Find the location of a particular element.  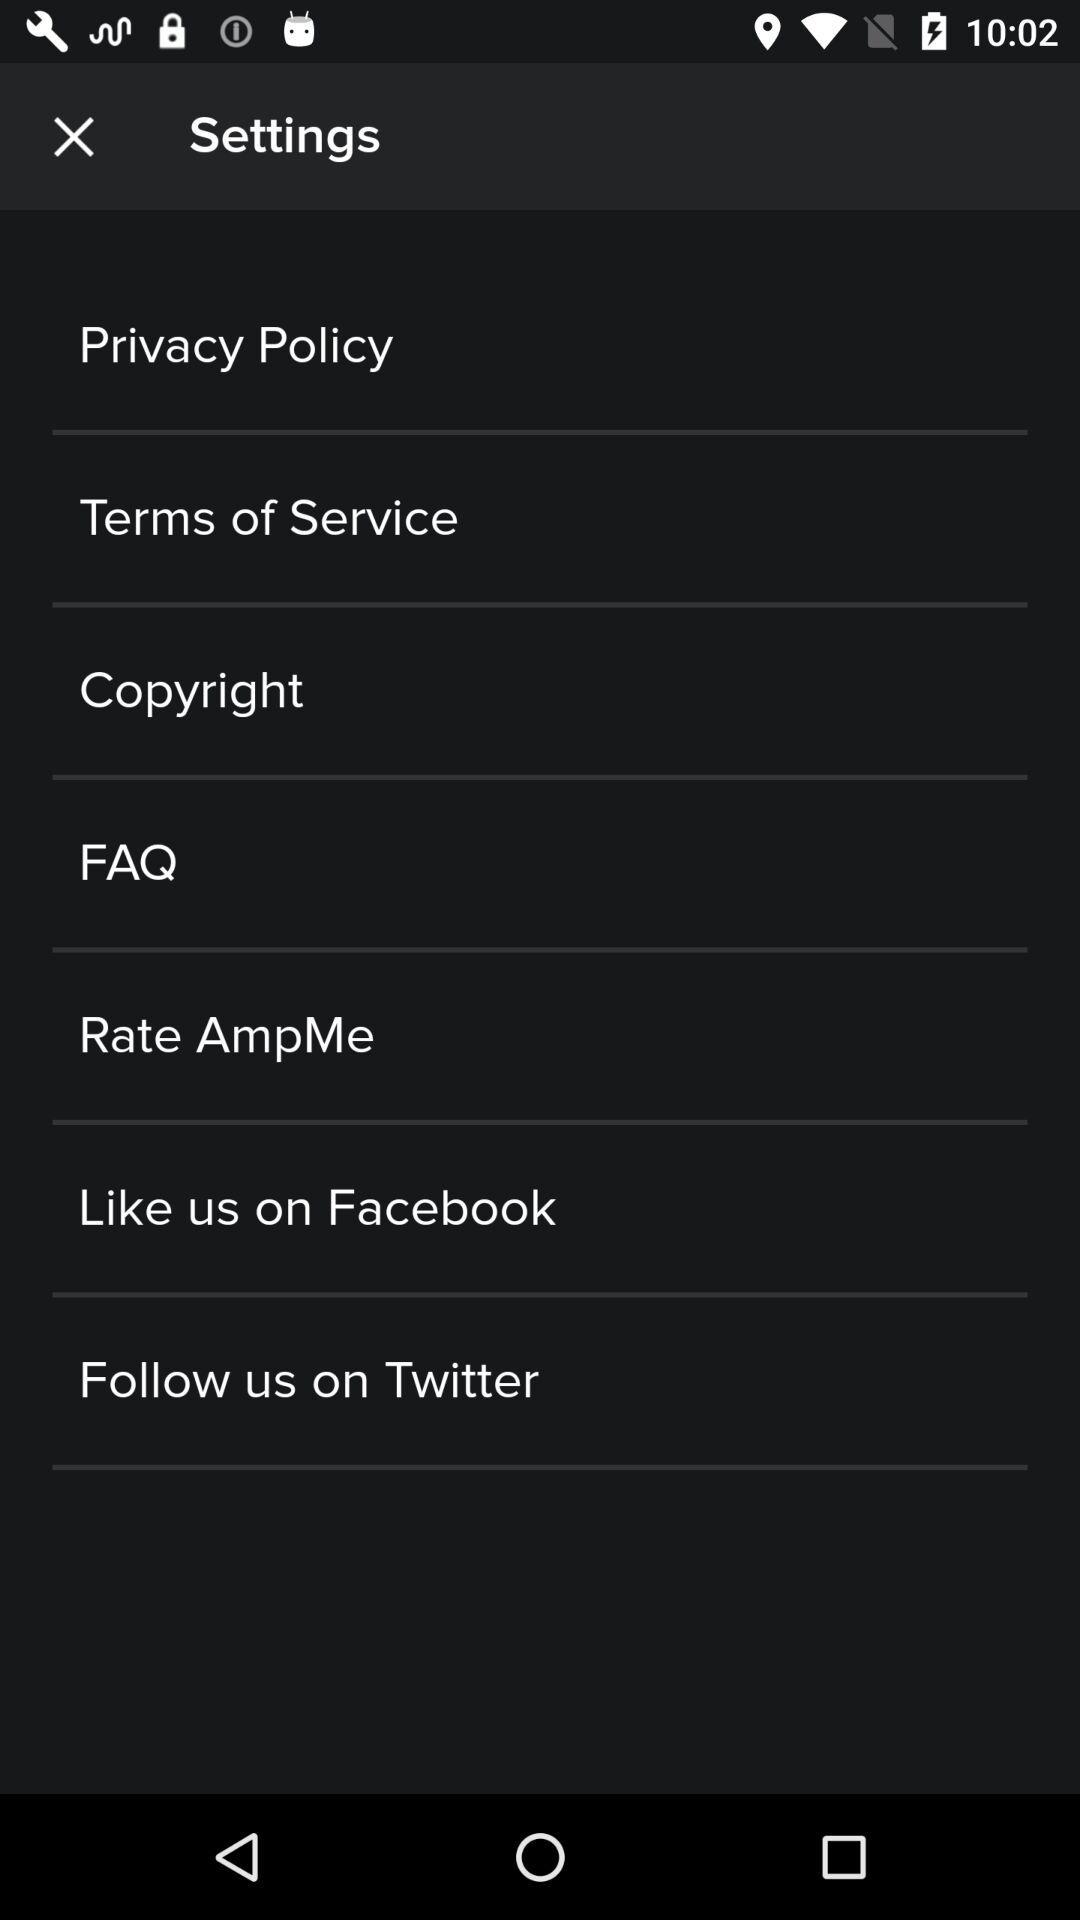

the terms of service item is located at coordinates (540, 518).